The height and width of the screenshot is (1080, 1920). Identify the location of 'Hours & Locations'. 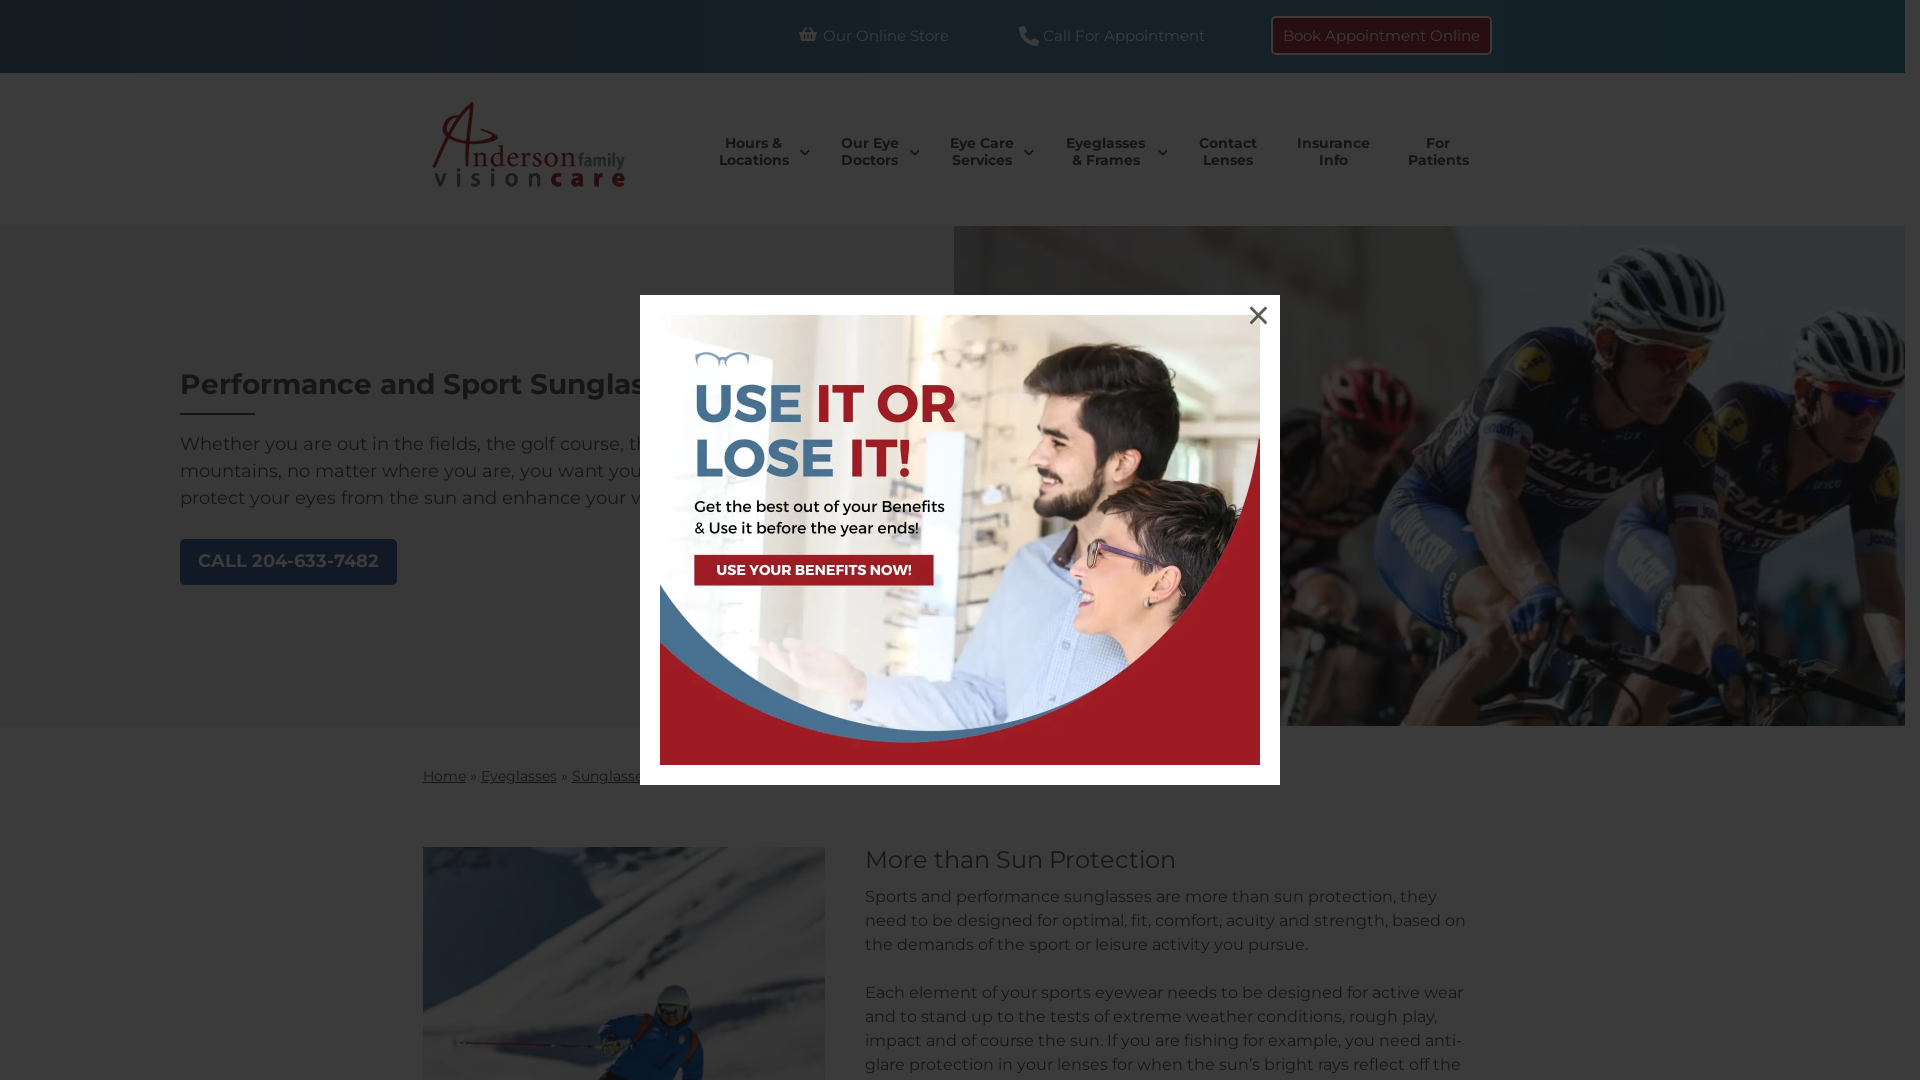
(696, 150).